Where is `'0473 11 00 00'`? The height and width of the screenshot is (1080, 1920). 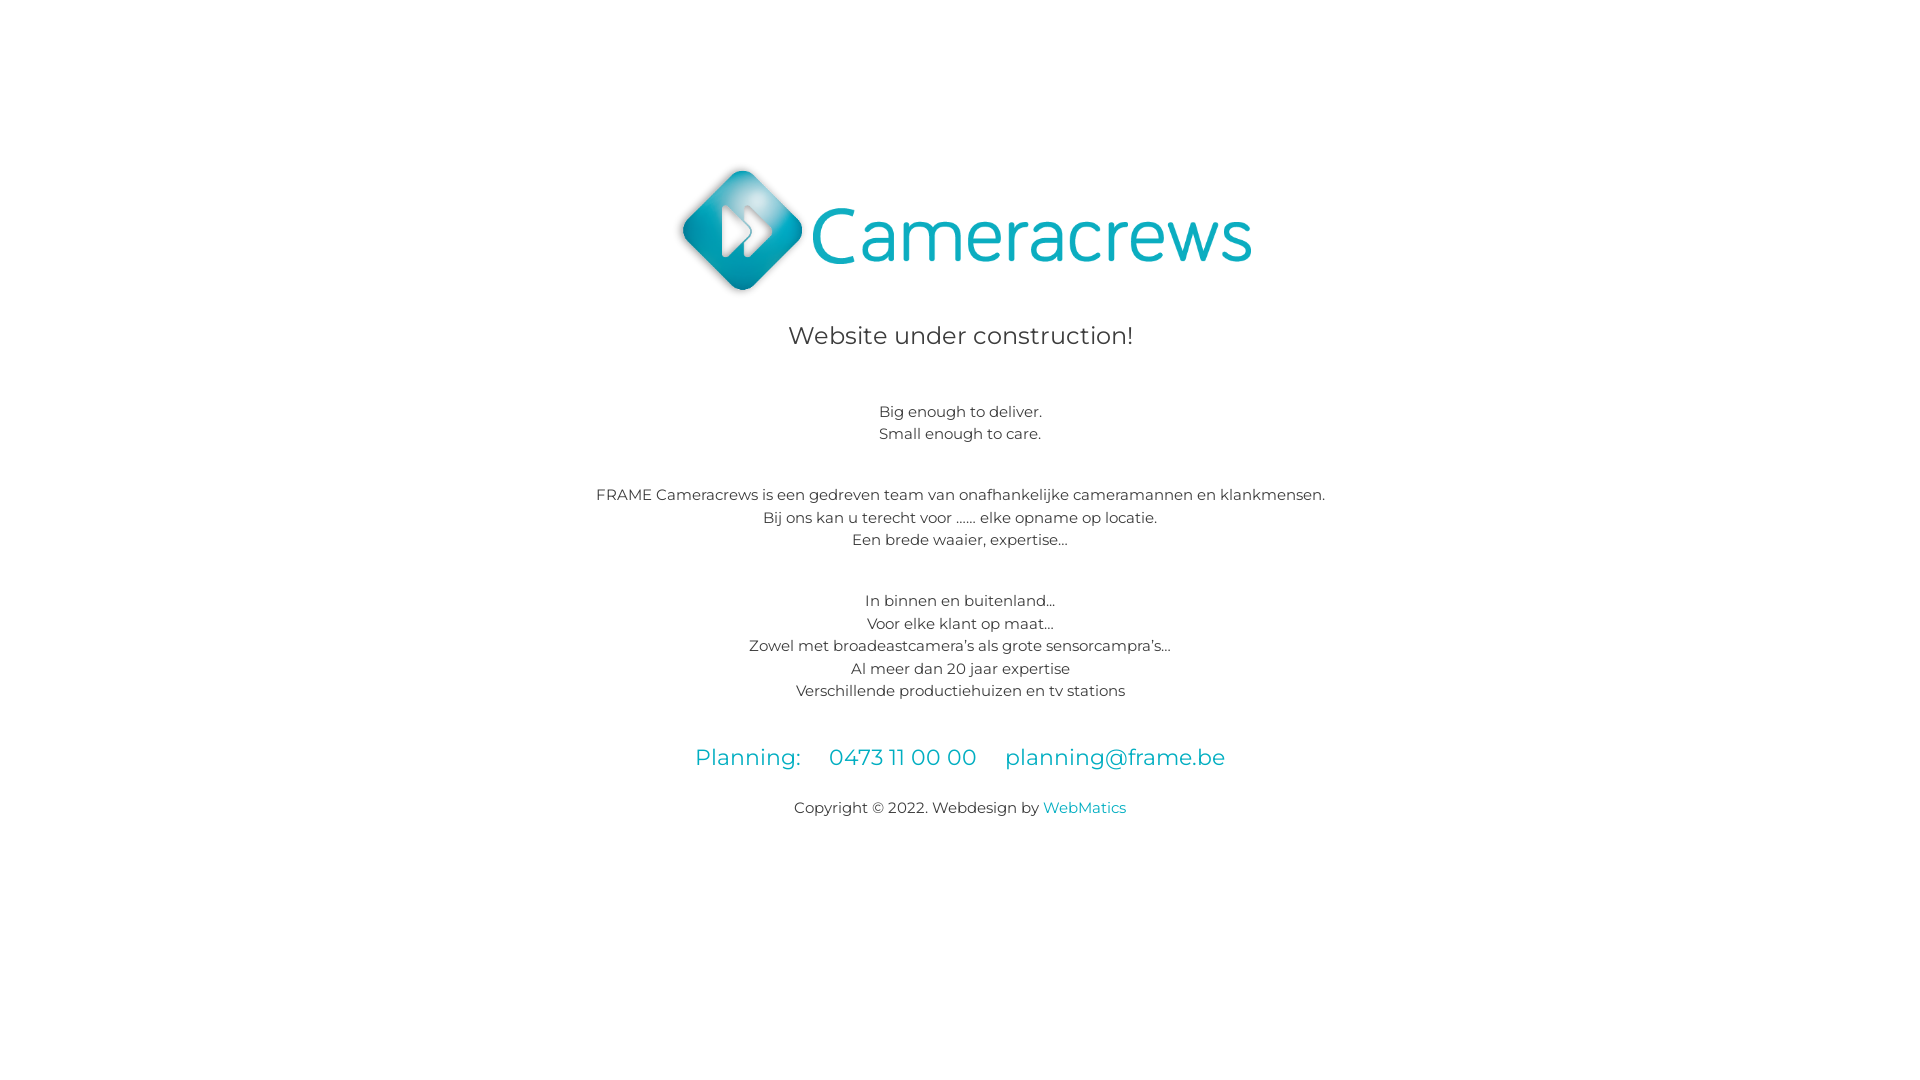
'0473 11 00 00' is located at coordinates (901, 757).